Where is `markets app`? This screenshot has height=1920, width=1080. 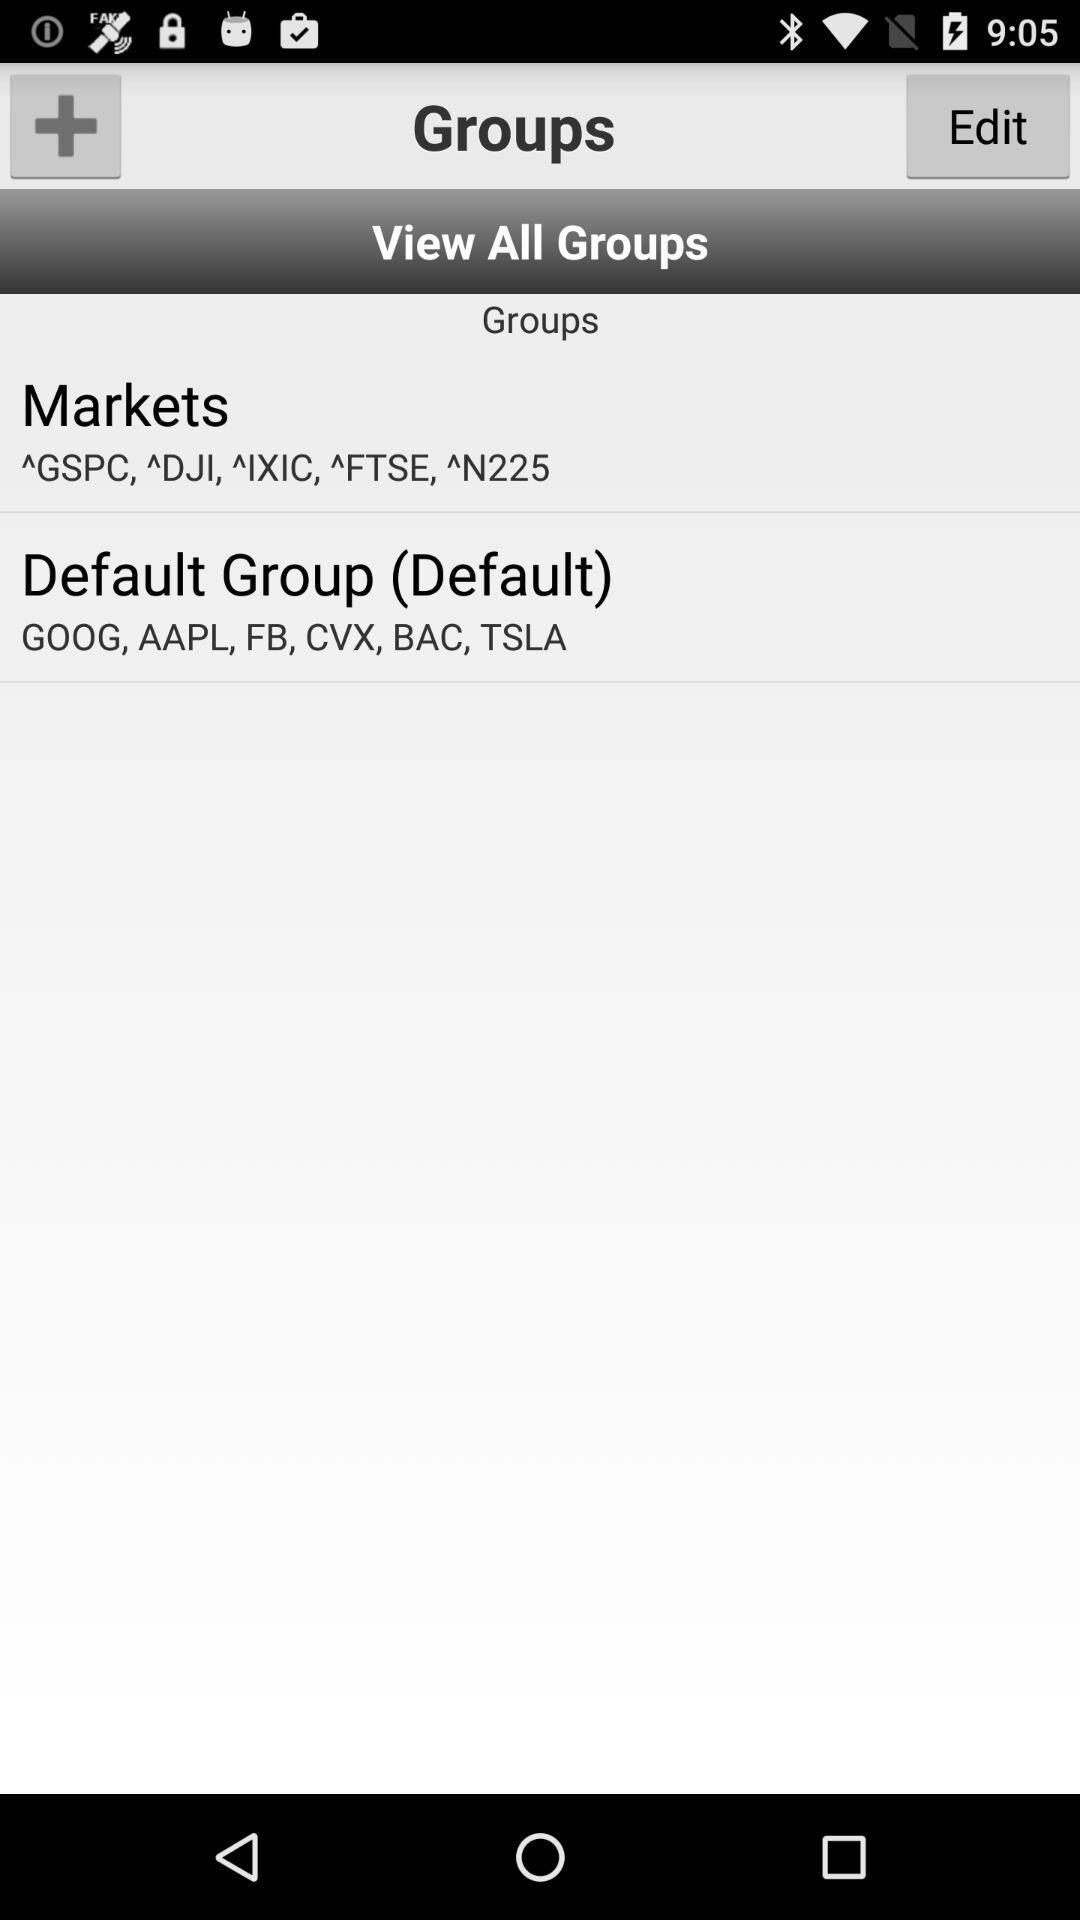 markets app is located at coordinates (540, 402).